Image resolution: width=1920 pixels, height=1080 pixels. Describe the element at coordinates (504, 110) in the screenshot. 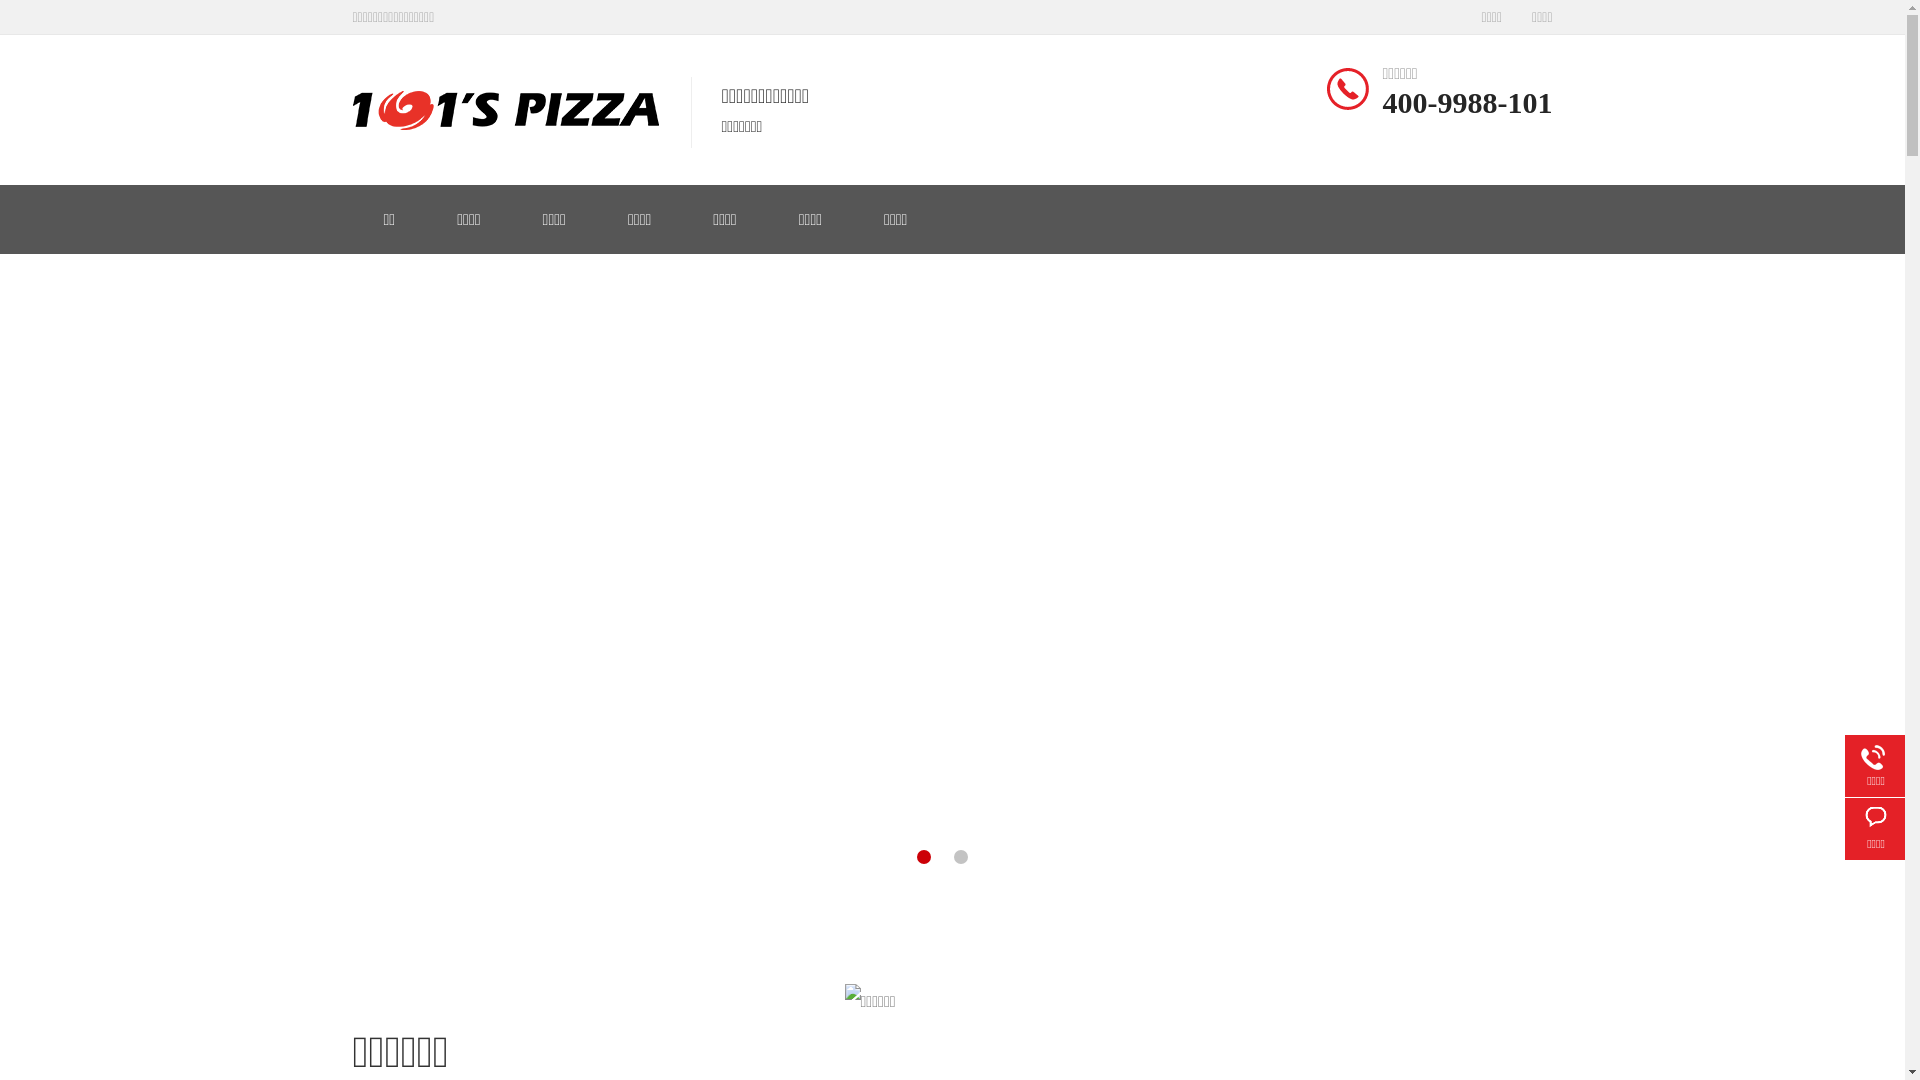

I see `'logo'` at that location.